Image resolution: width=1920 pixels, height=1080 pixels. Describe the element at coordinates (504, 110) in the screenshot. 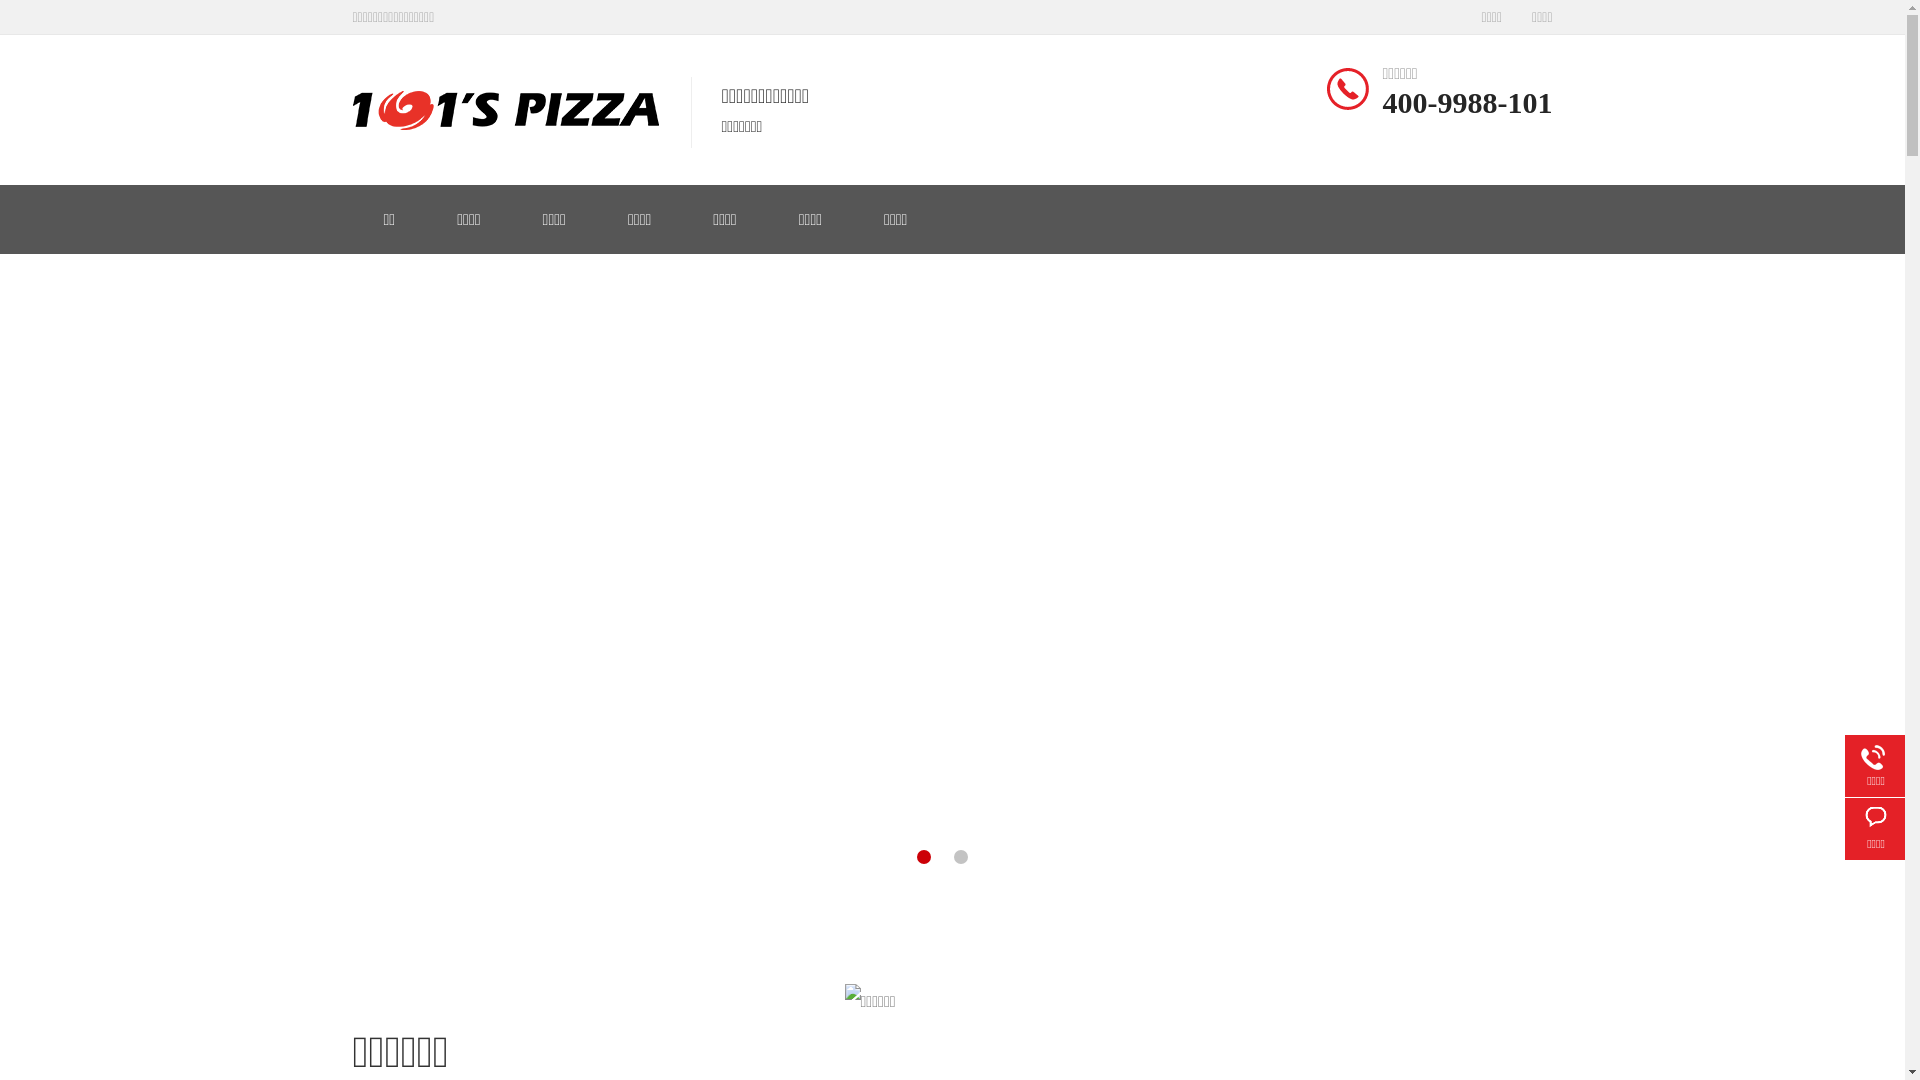

I see `'logo'` at that location.